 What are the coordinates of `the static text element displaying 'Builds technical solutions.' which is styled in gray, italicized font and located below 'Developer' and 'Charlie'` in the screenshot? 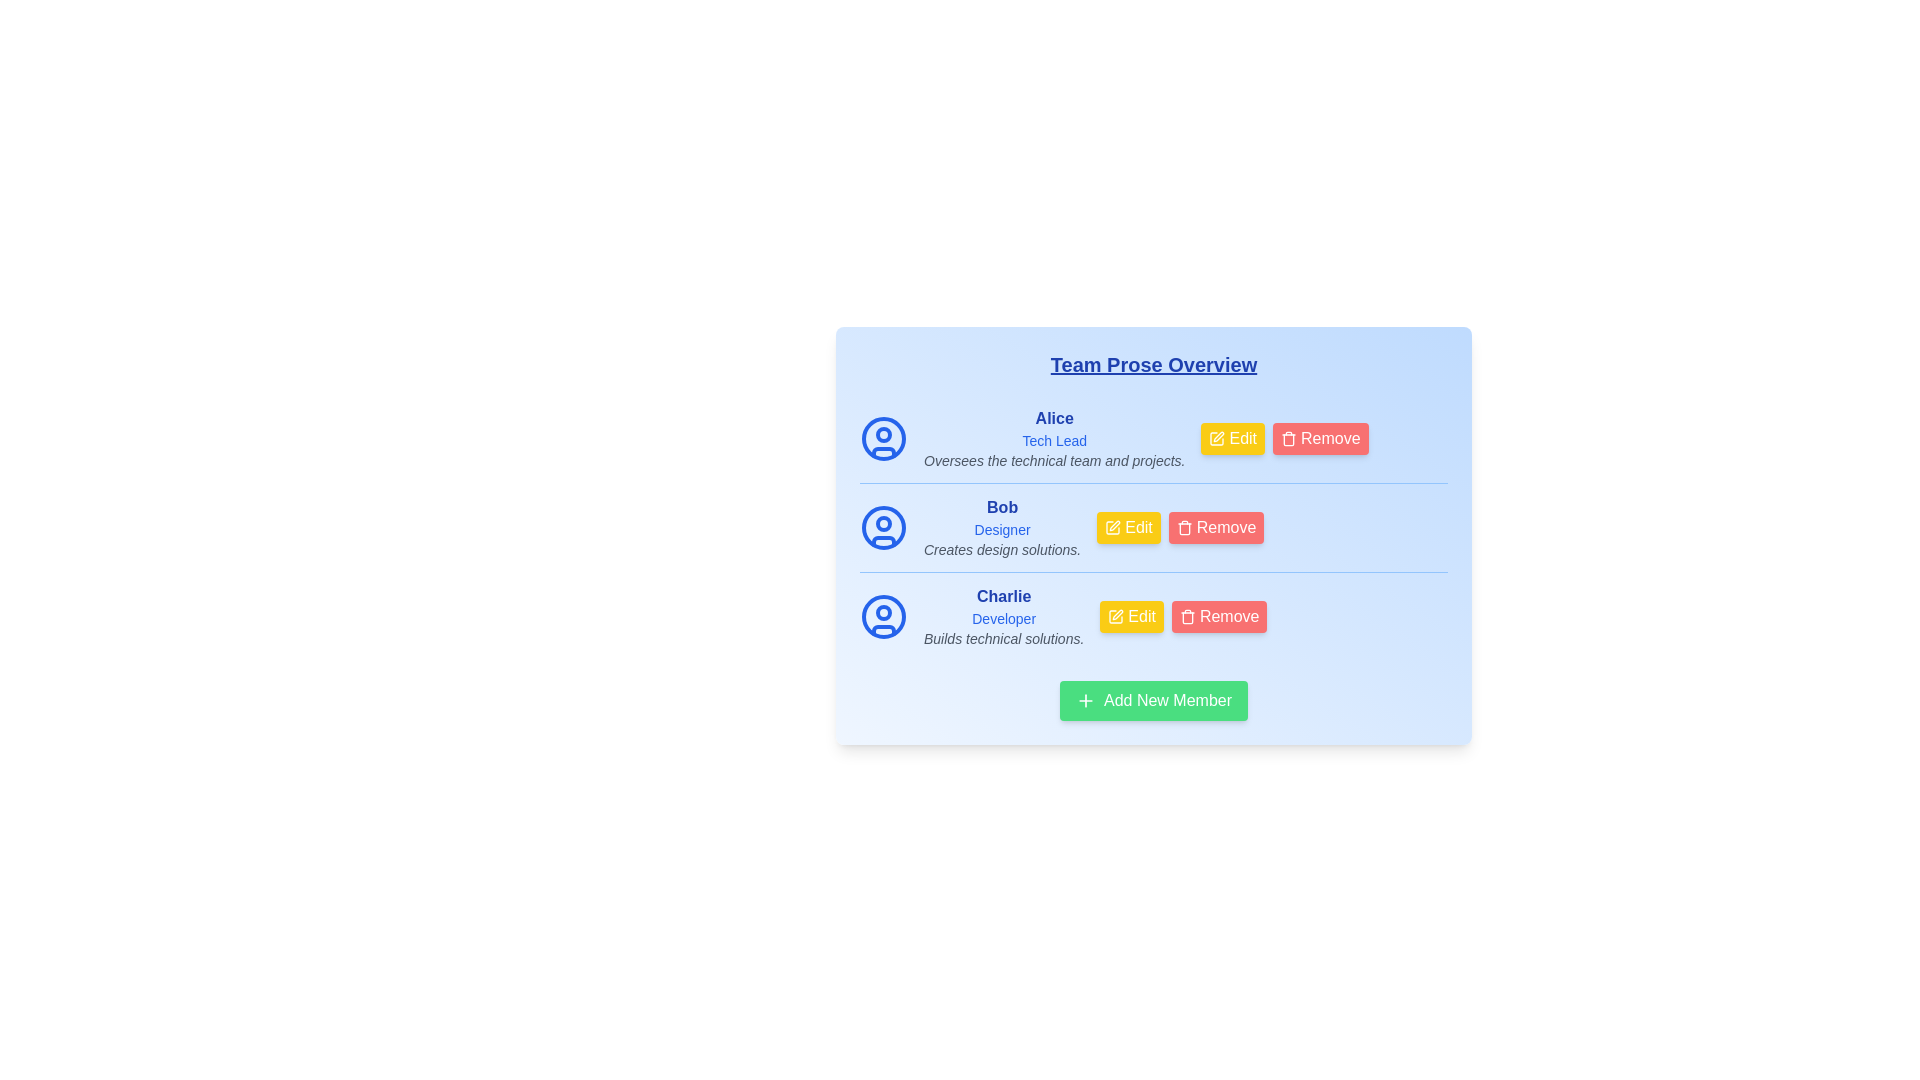 It's located at (1004, 639).